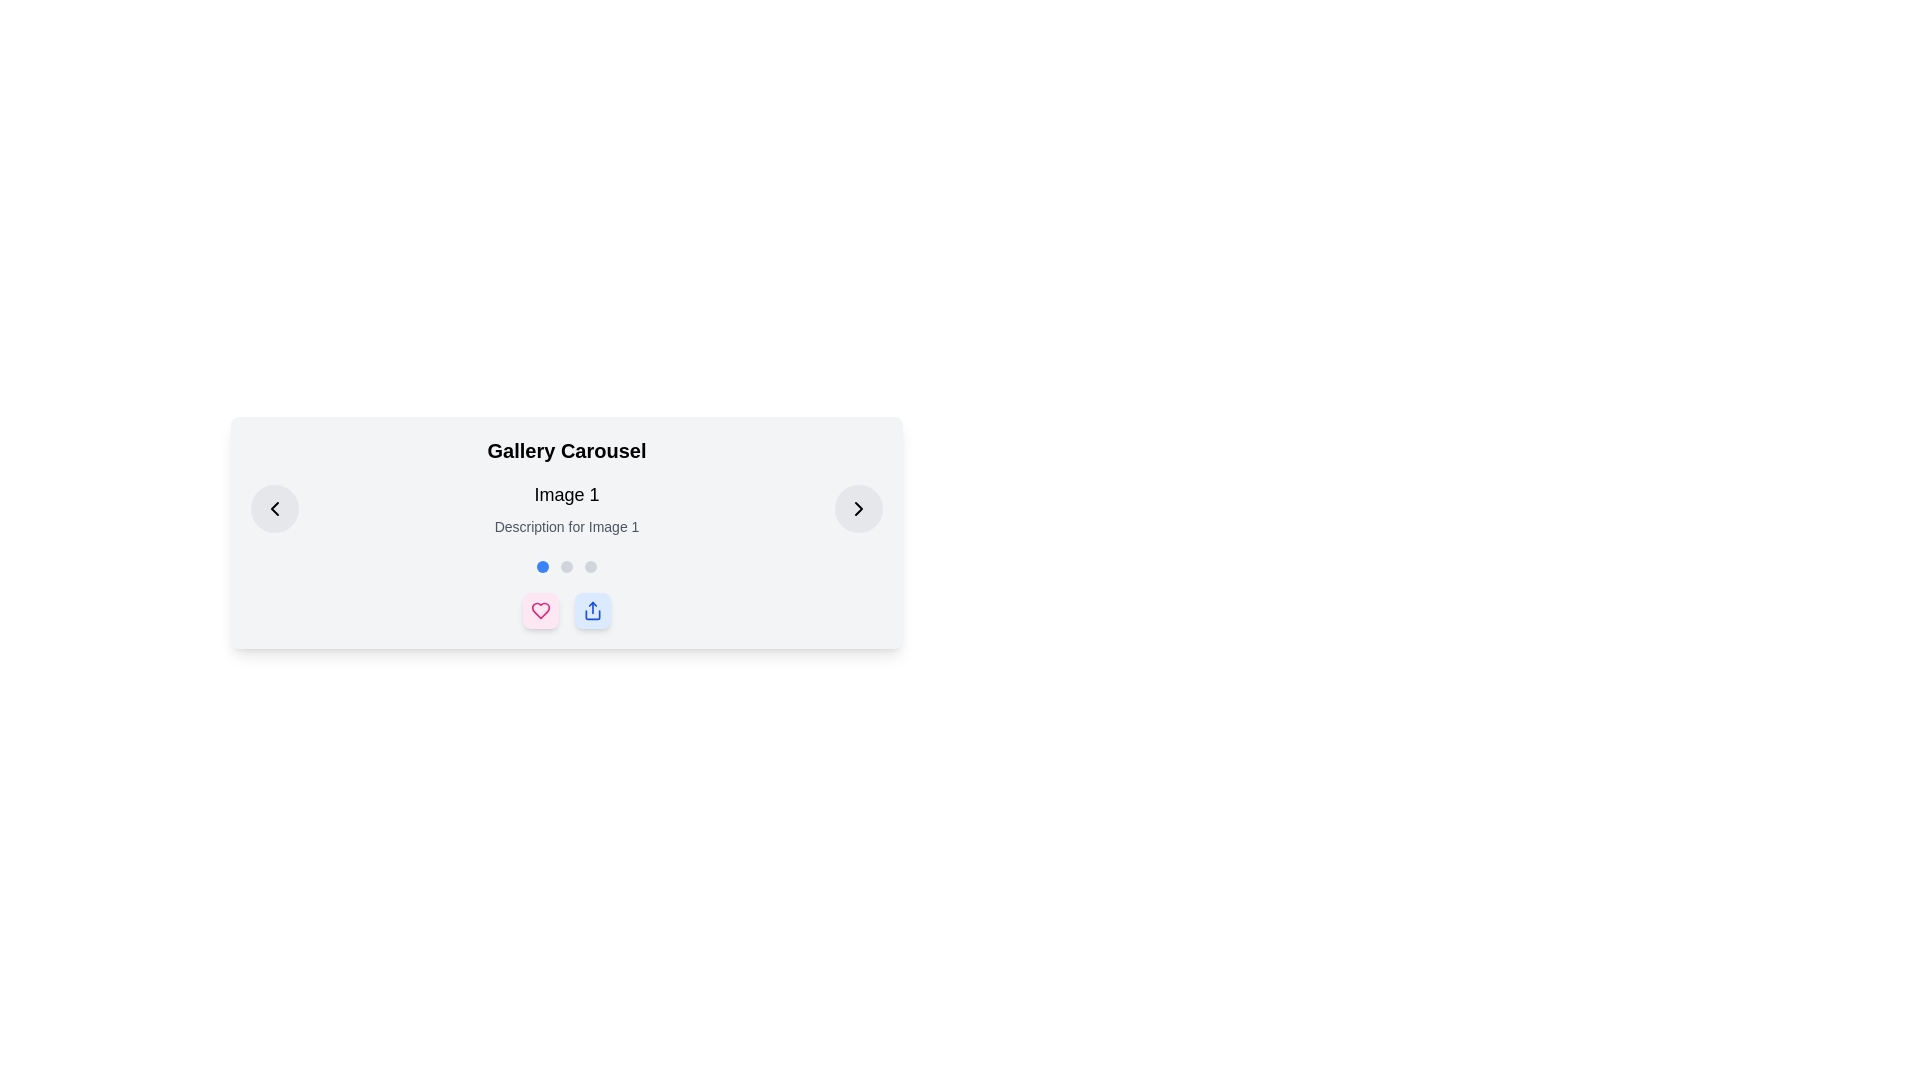  Describe the element at coordinates (859, 508) in the screenshot. I see `the right-side navigation button to advance to the next item in the carousel` at that location.